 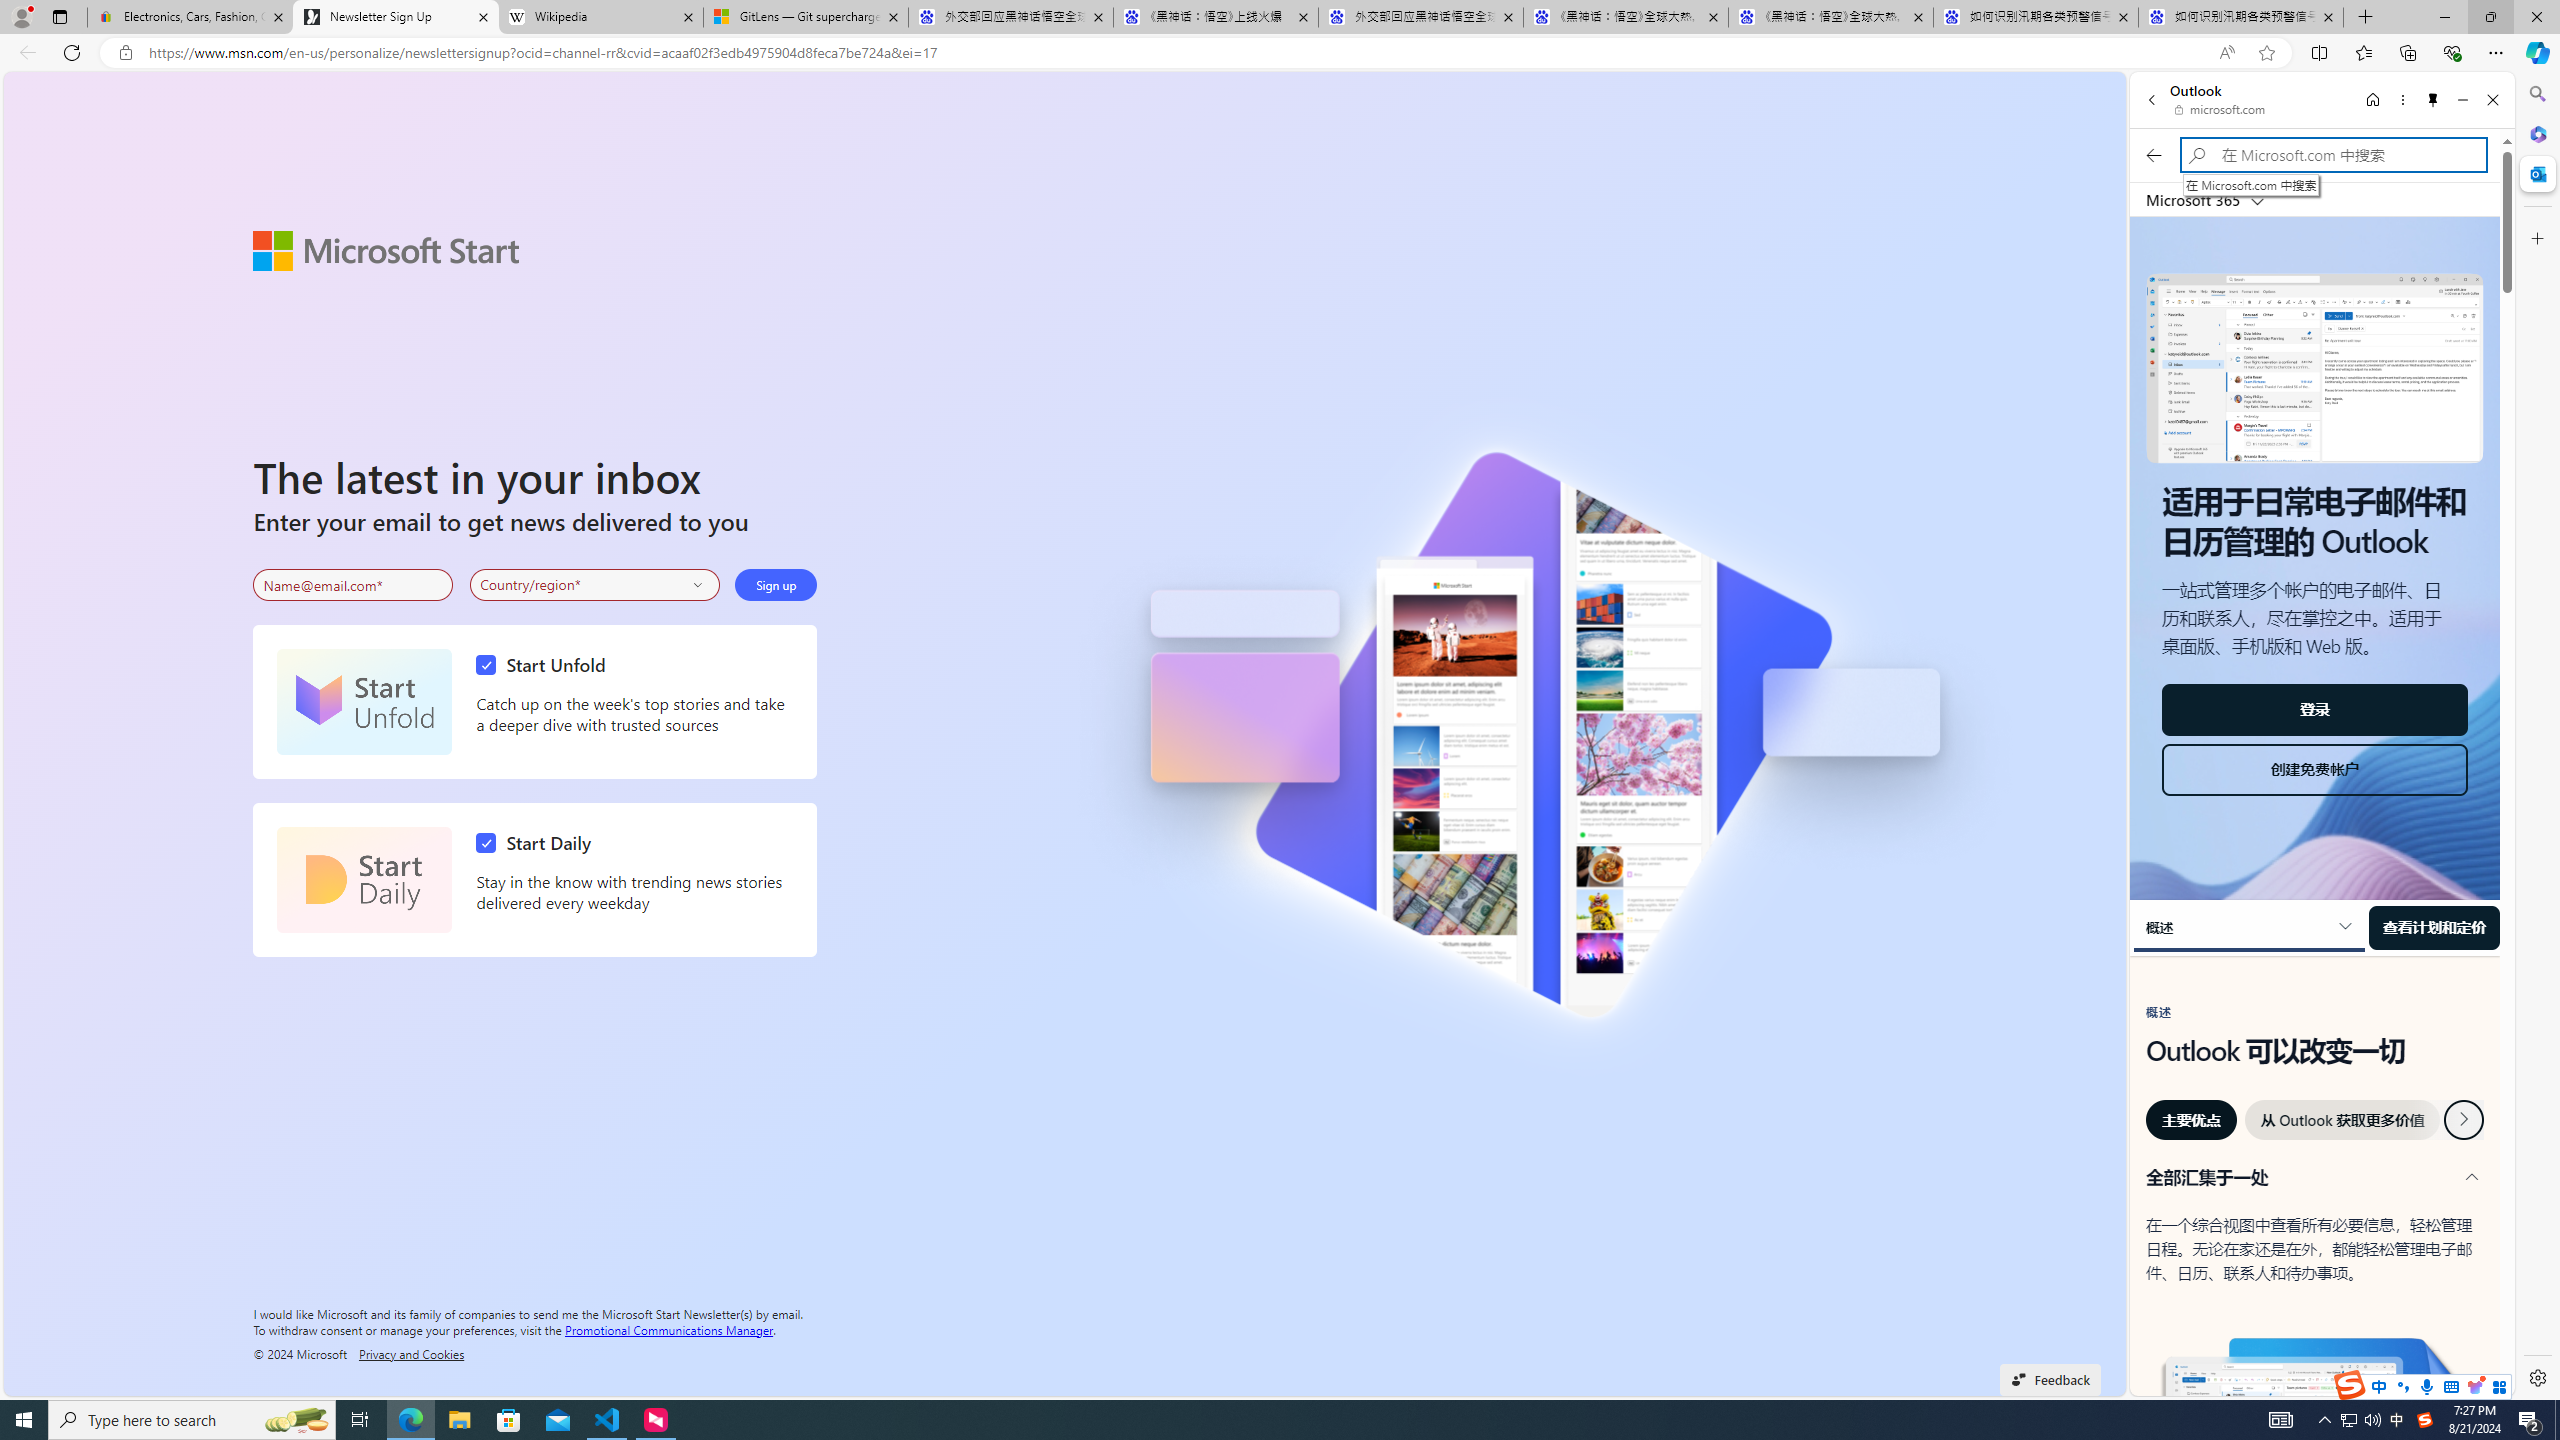 I want to click on 'Start Daily', so click(x=363, y=880).